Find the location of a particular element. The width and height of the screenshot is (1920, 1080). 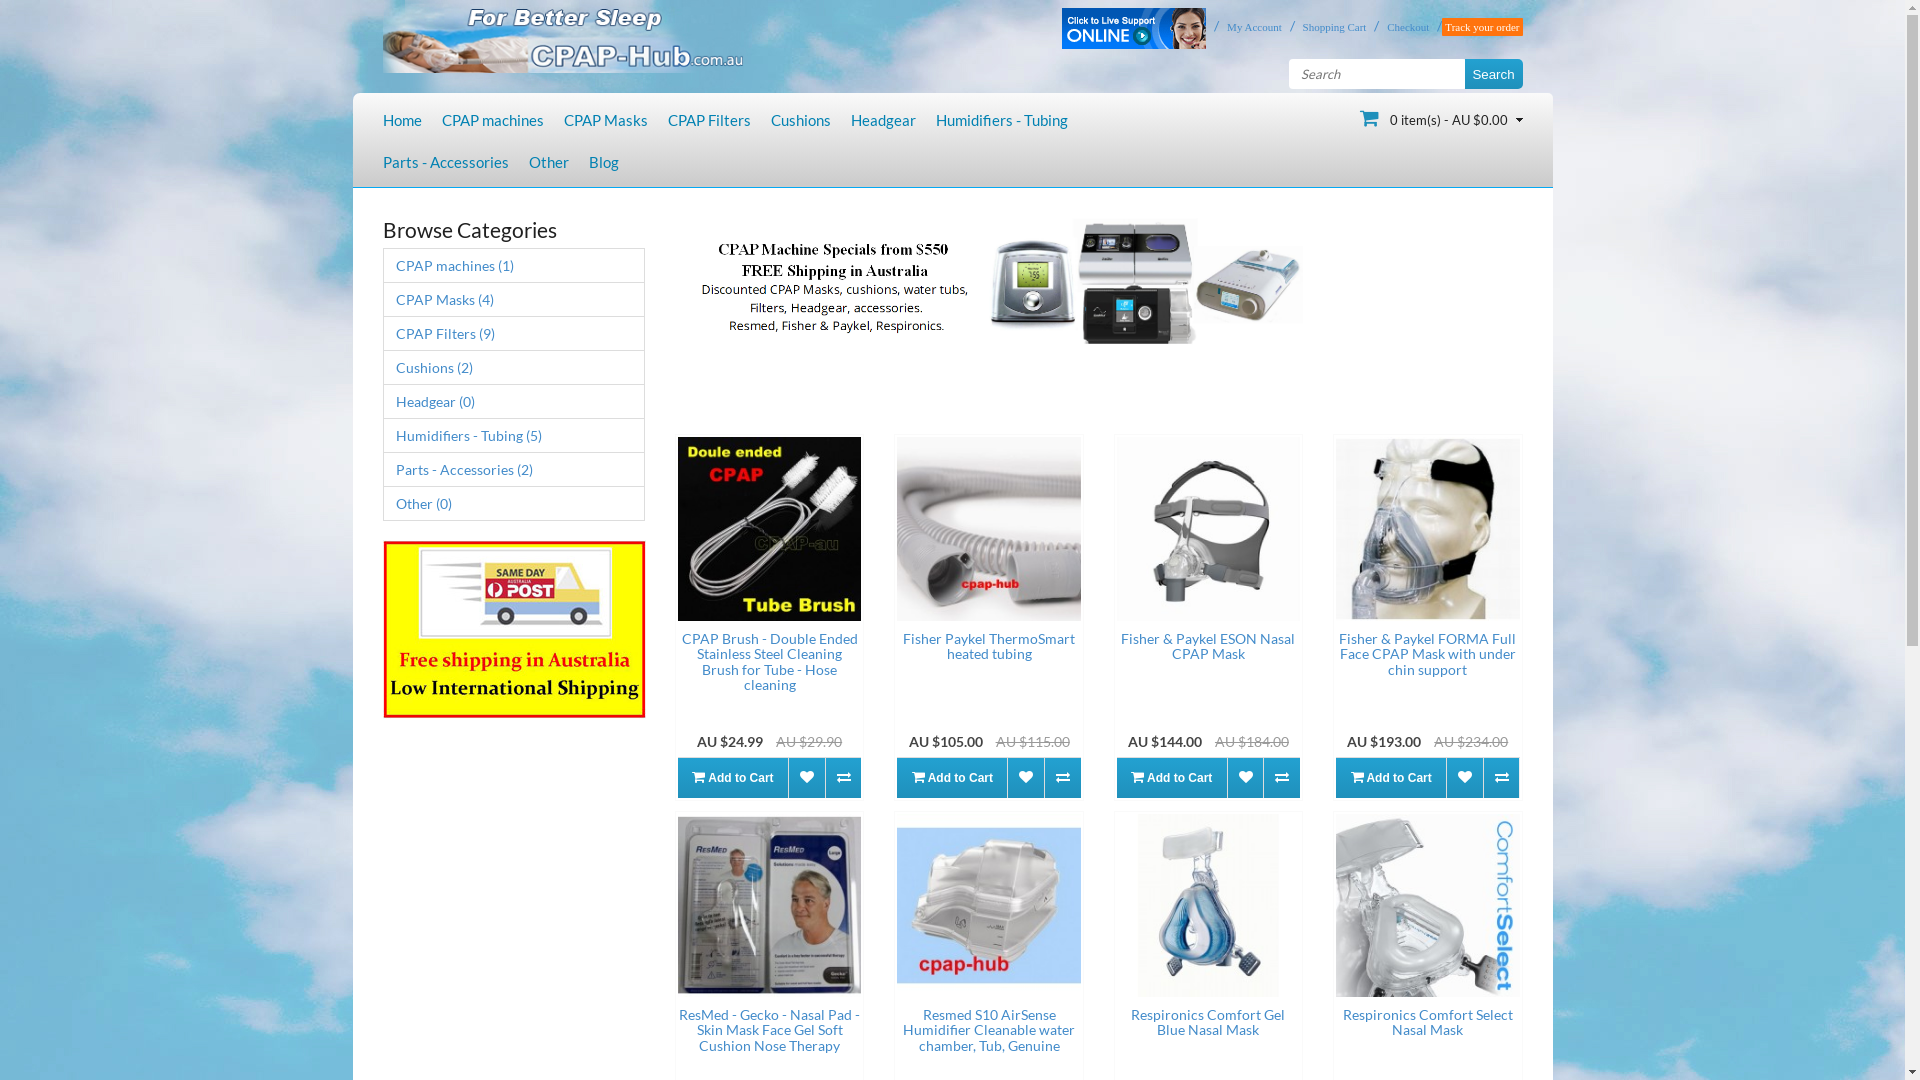

'Respironics Comfort Select Nasal Mask' is located at coordinates (1426, 1022).